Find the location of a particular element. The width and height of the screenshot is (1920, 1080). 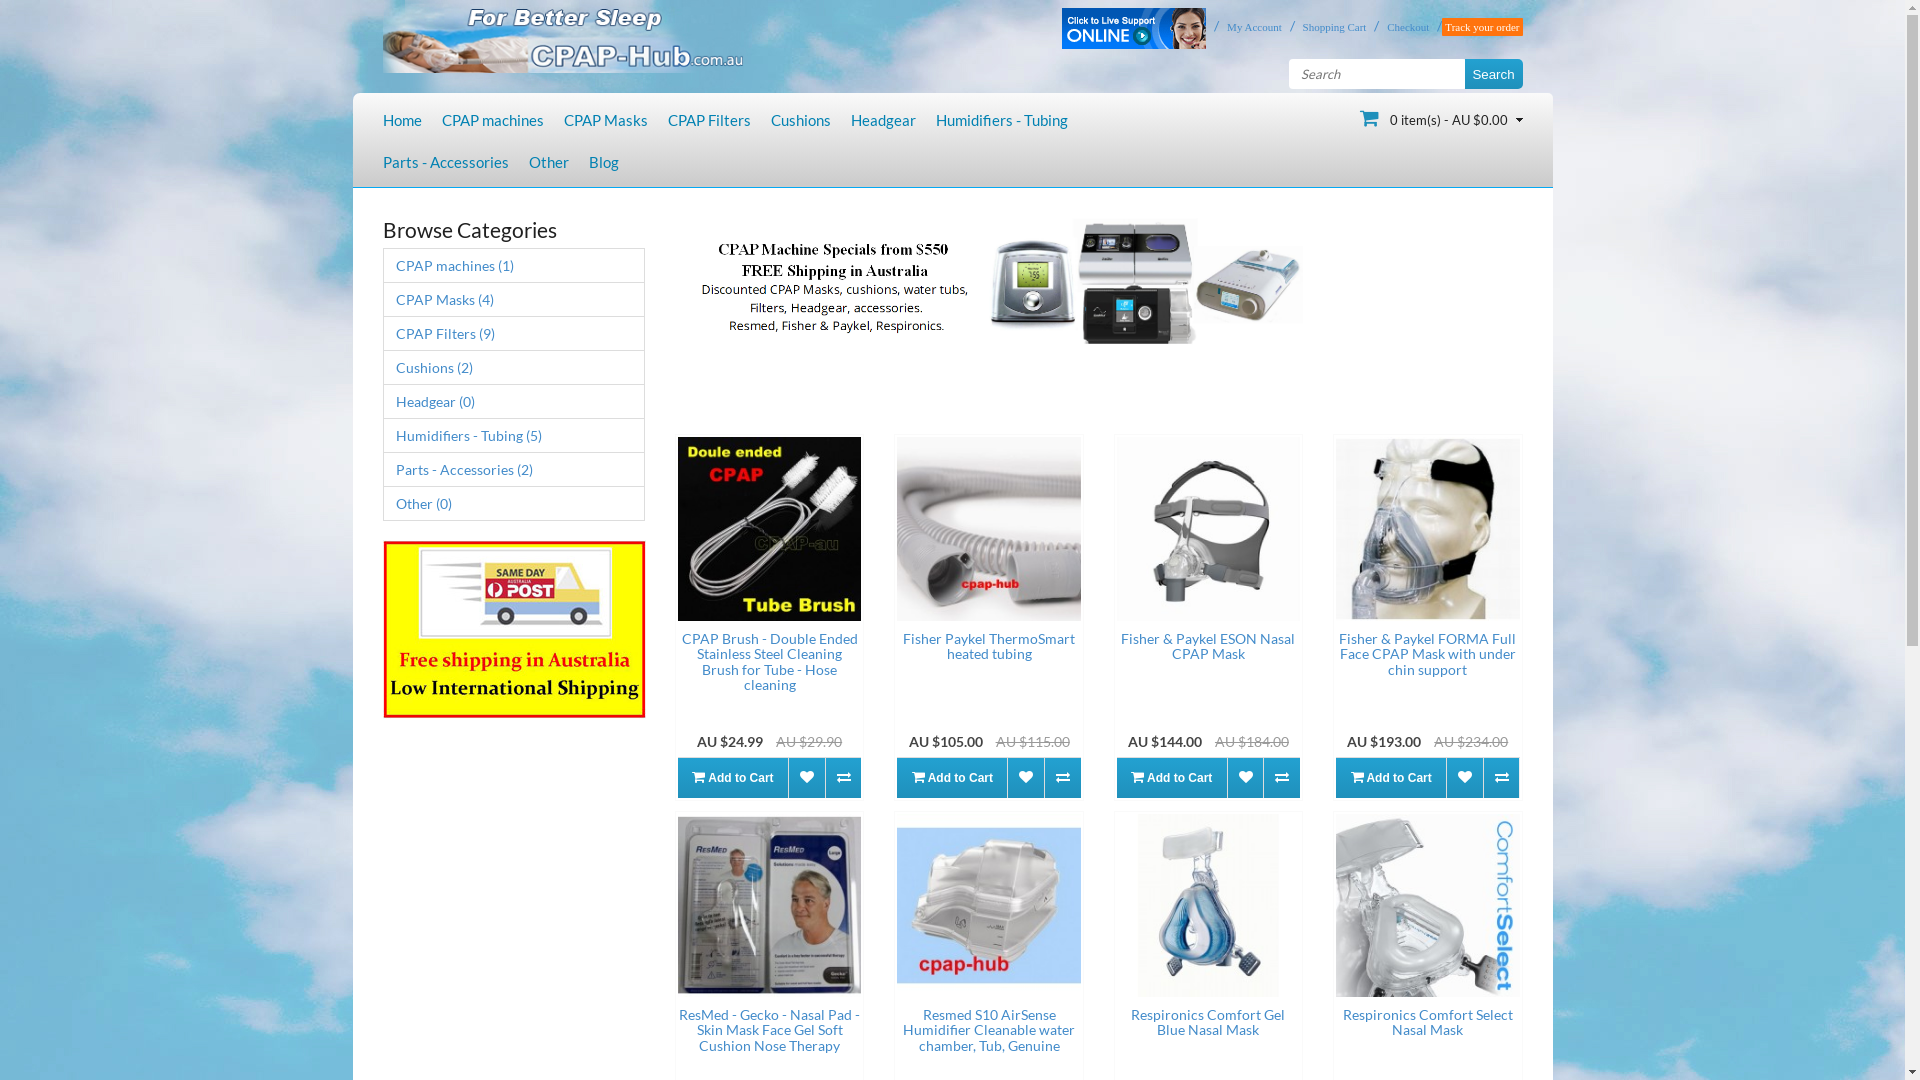

'Respironics Comfort Select Nasal Mask' is located at coordinates (1426, 1022).